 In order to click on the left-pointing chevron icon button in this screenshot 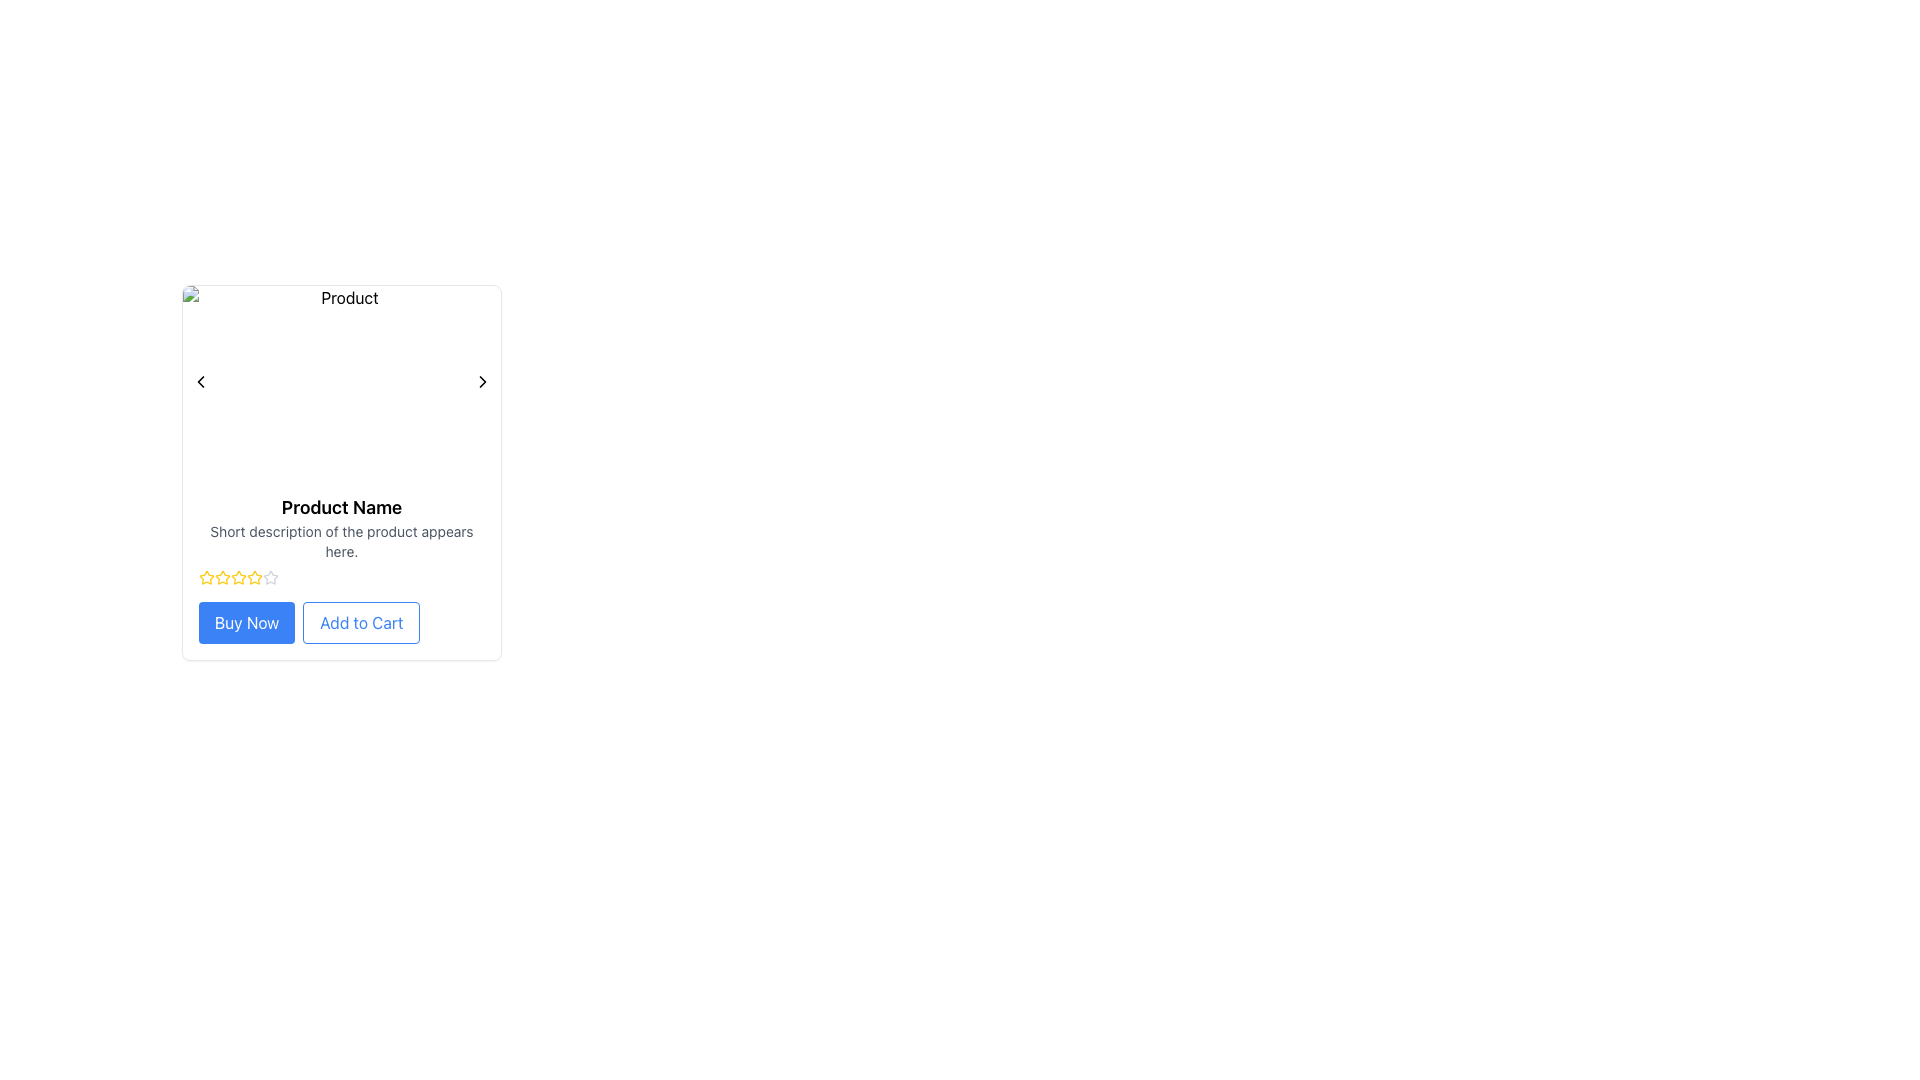, I will do `click(201, 381)`.